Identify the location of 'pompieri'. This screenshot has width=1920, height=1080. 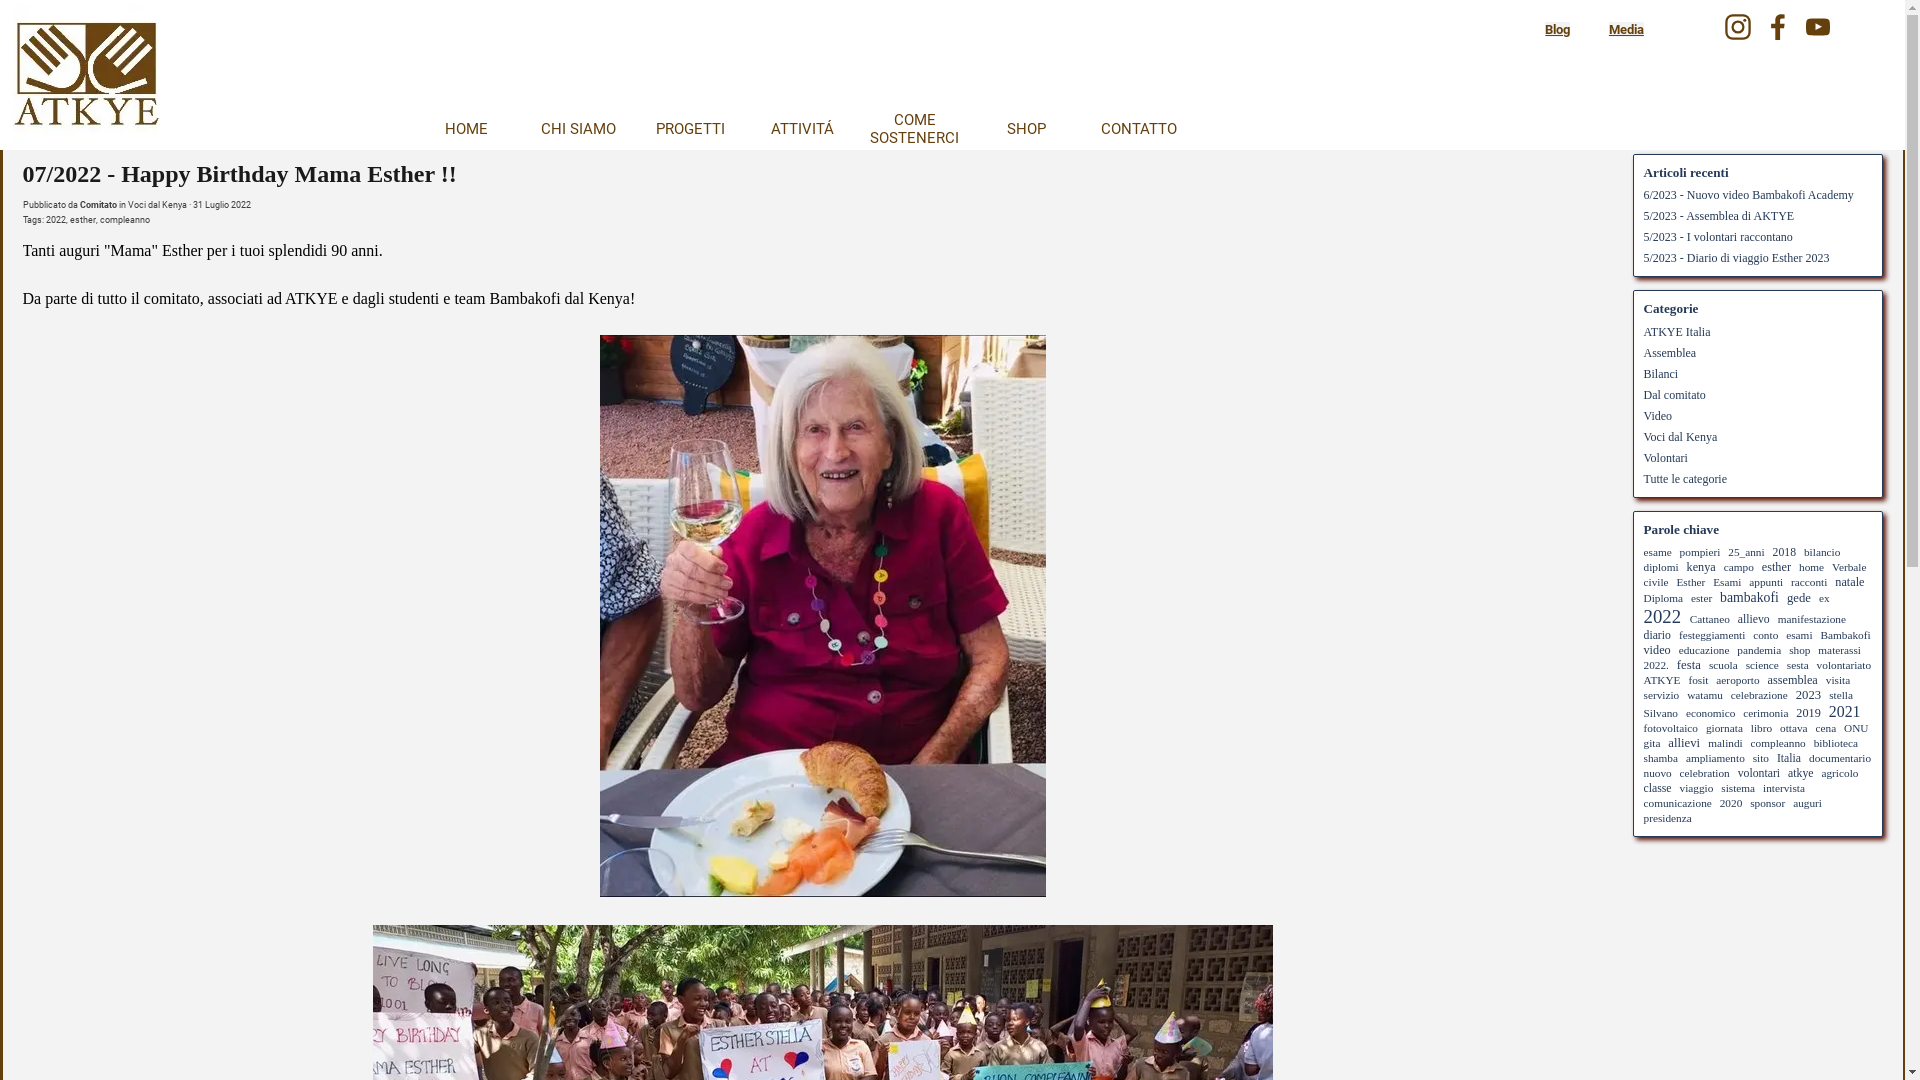
(1699, 551).